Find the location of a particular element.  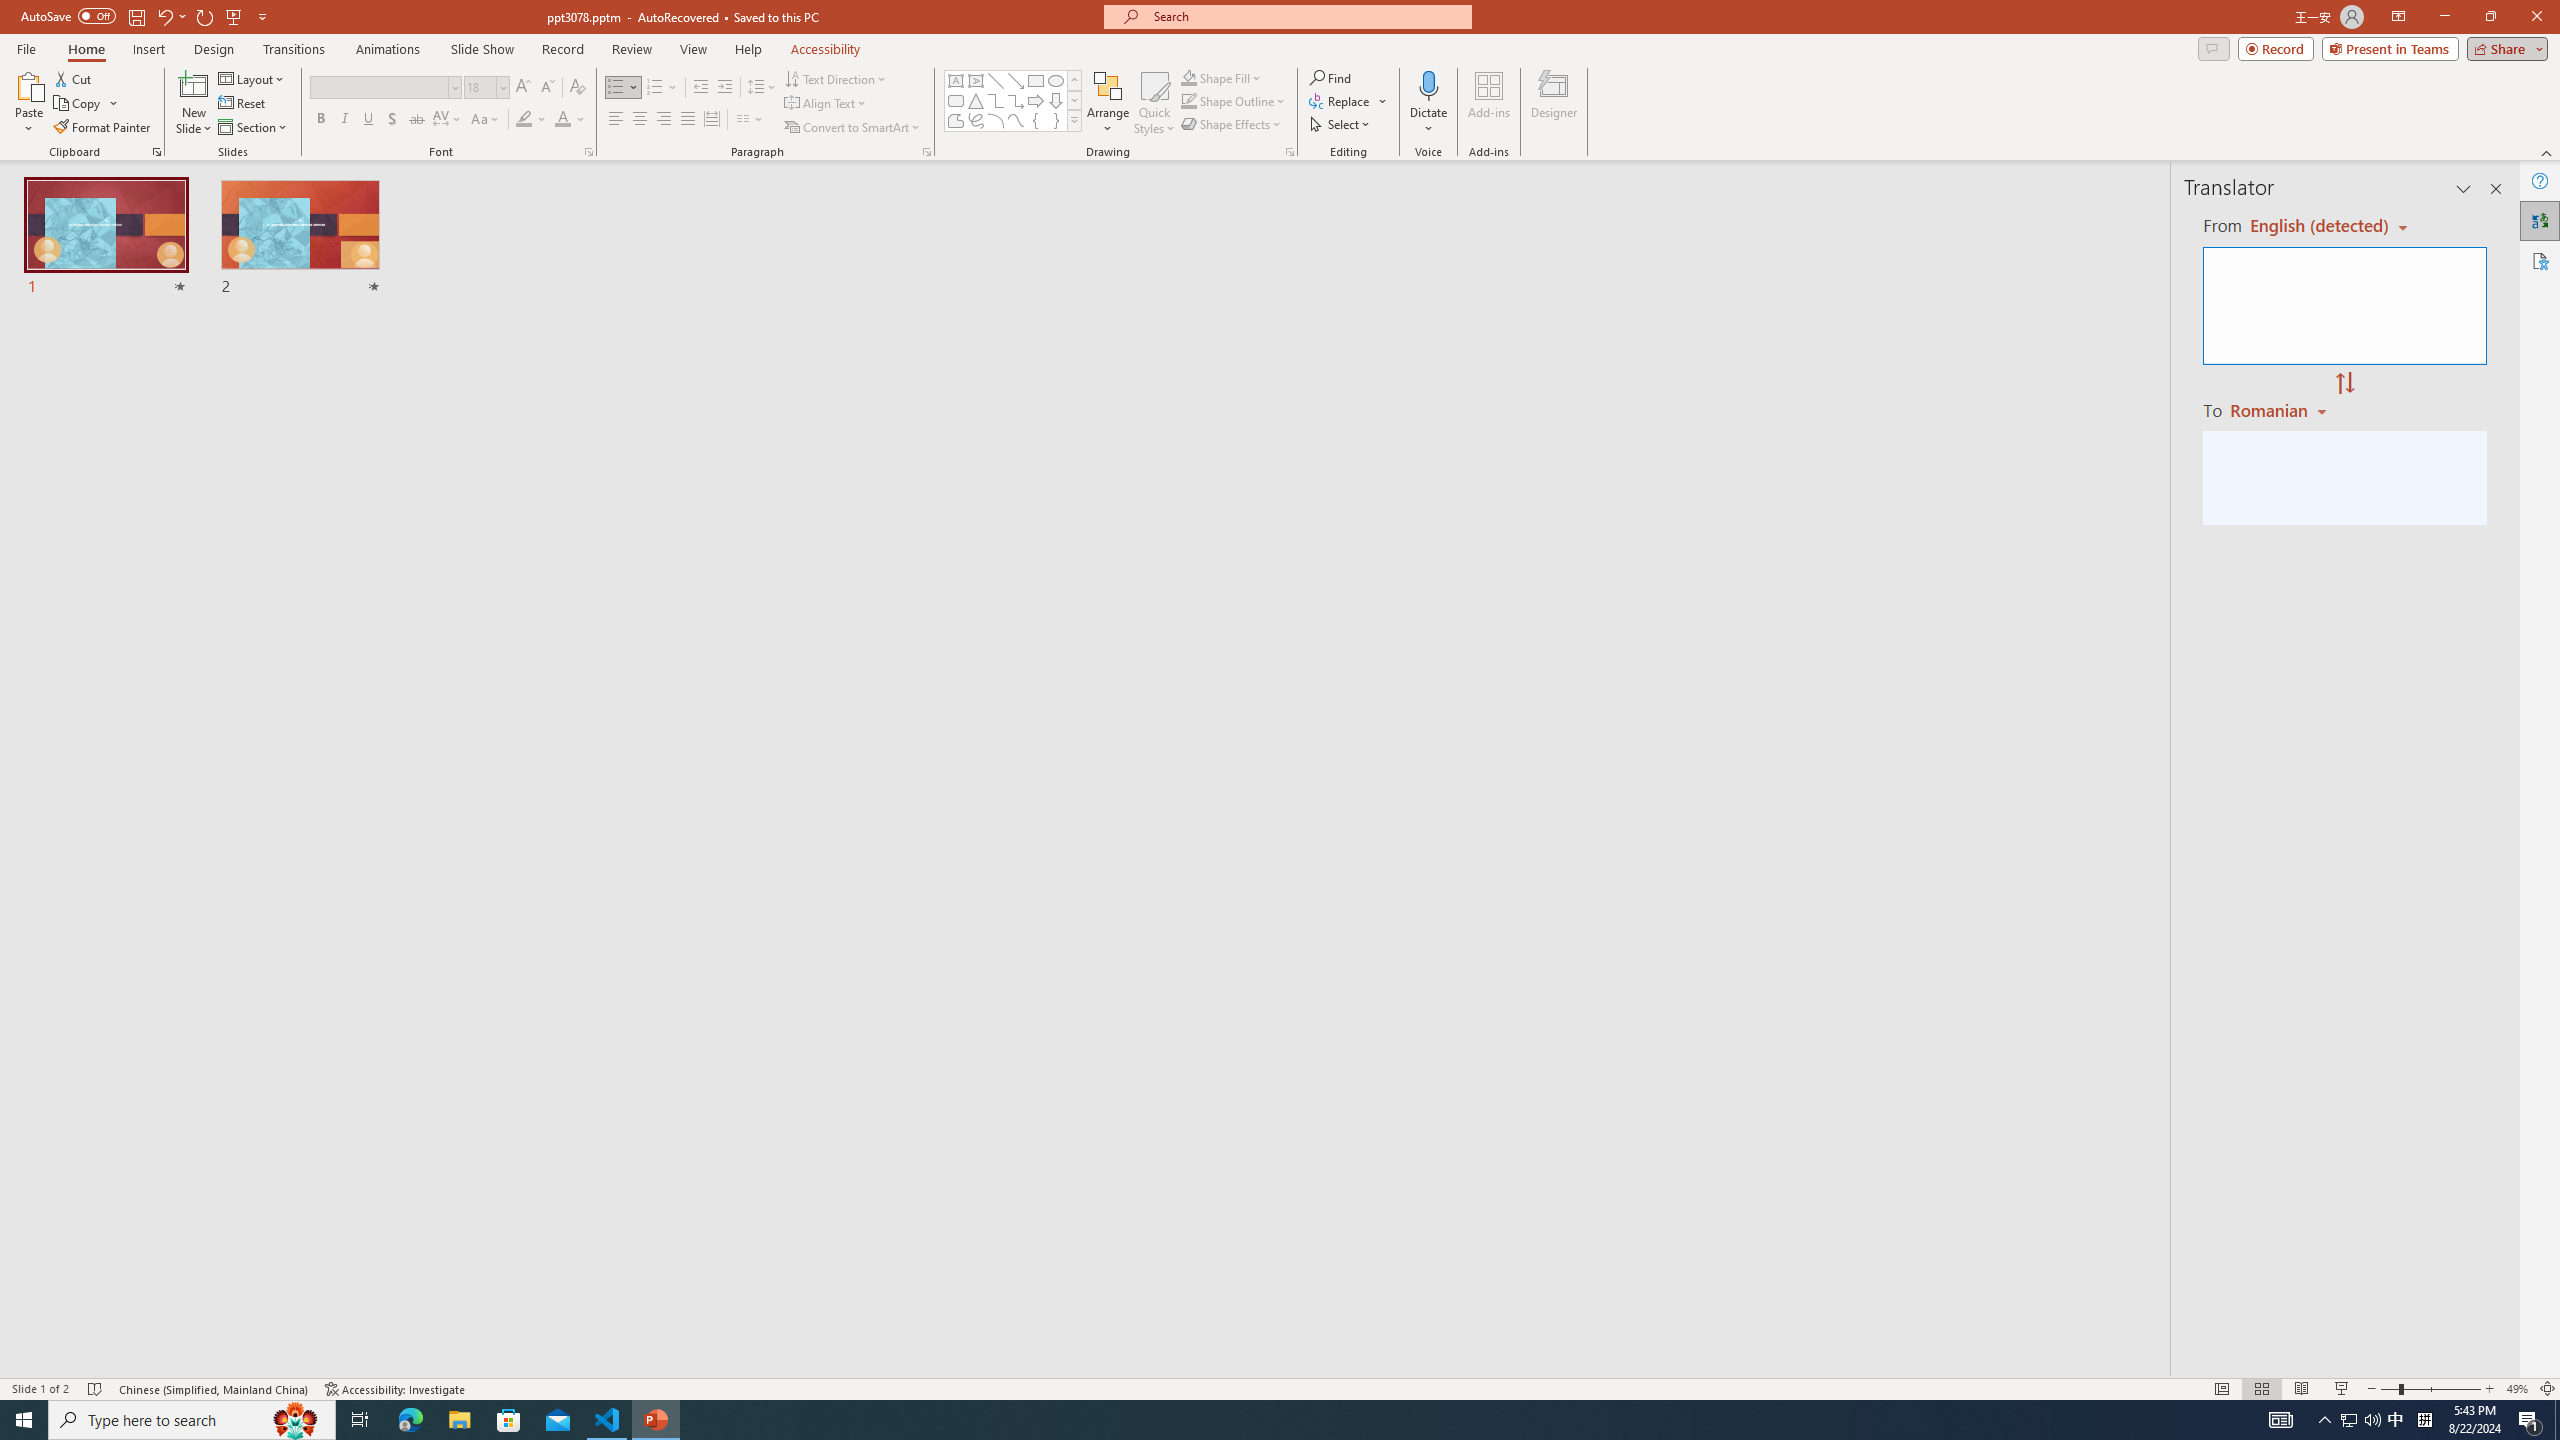

'Shape Effects' is located at coordinates (1231, 122).